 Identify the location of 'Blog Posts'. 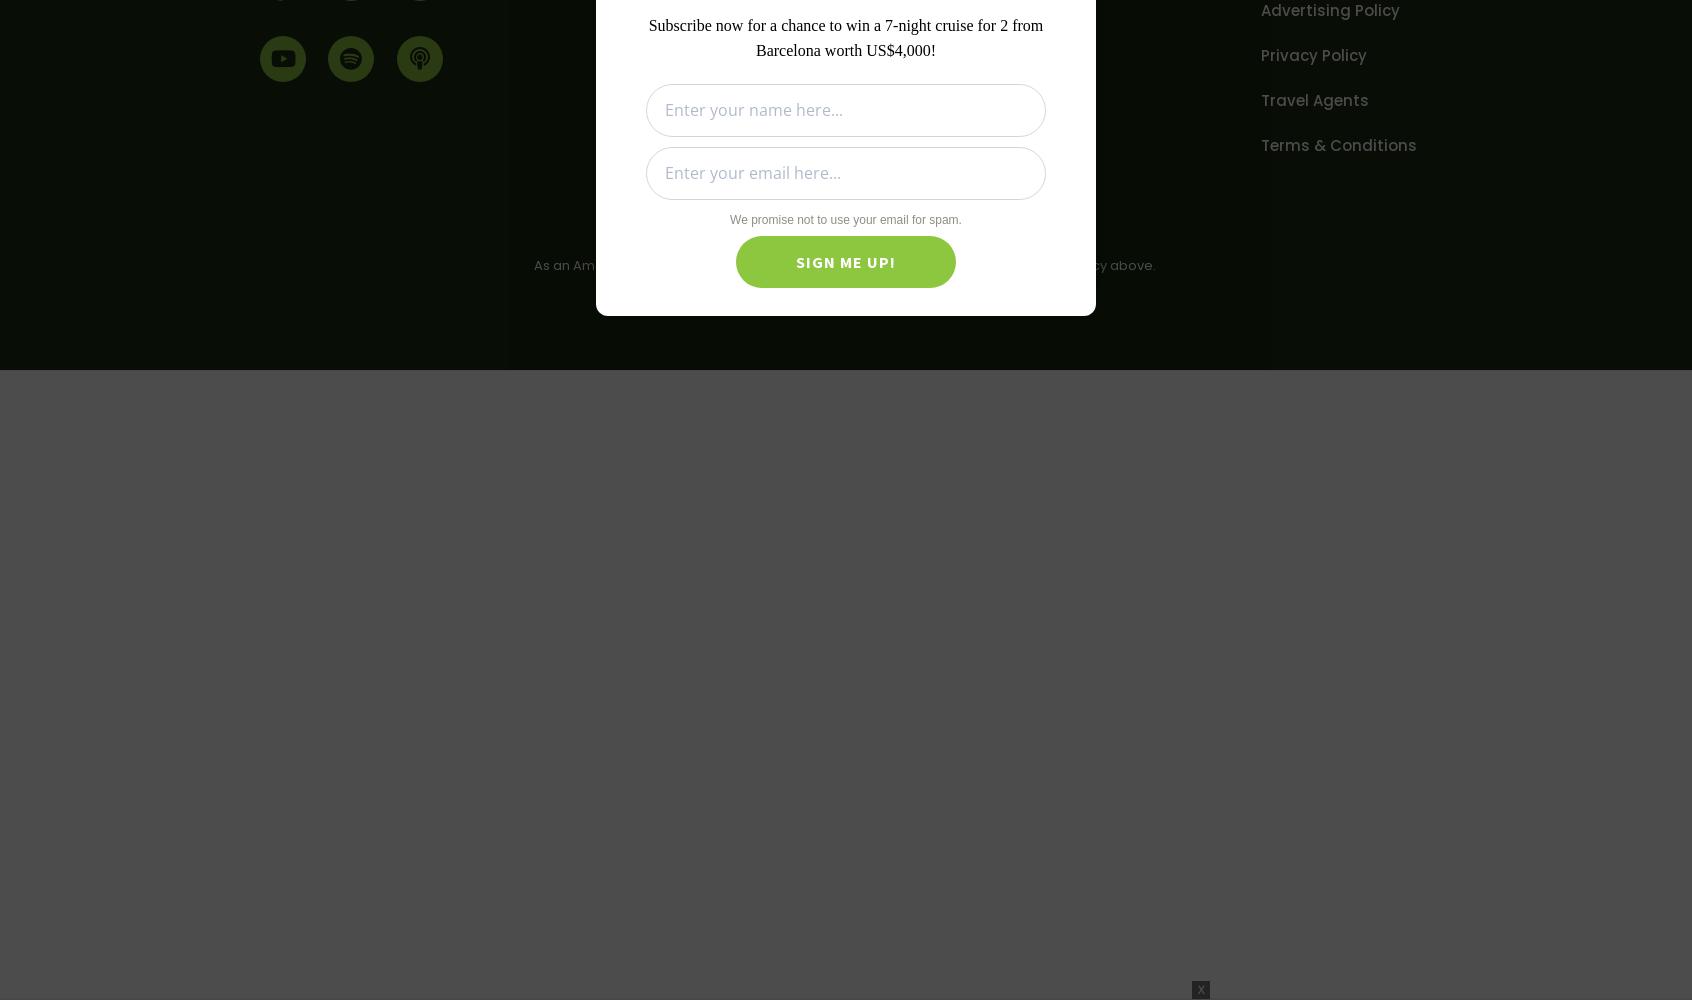
(1001, 55).